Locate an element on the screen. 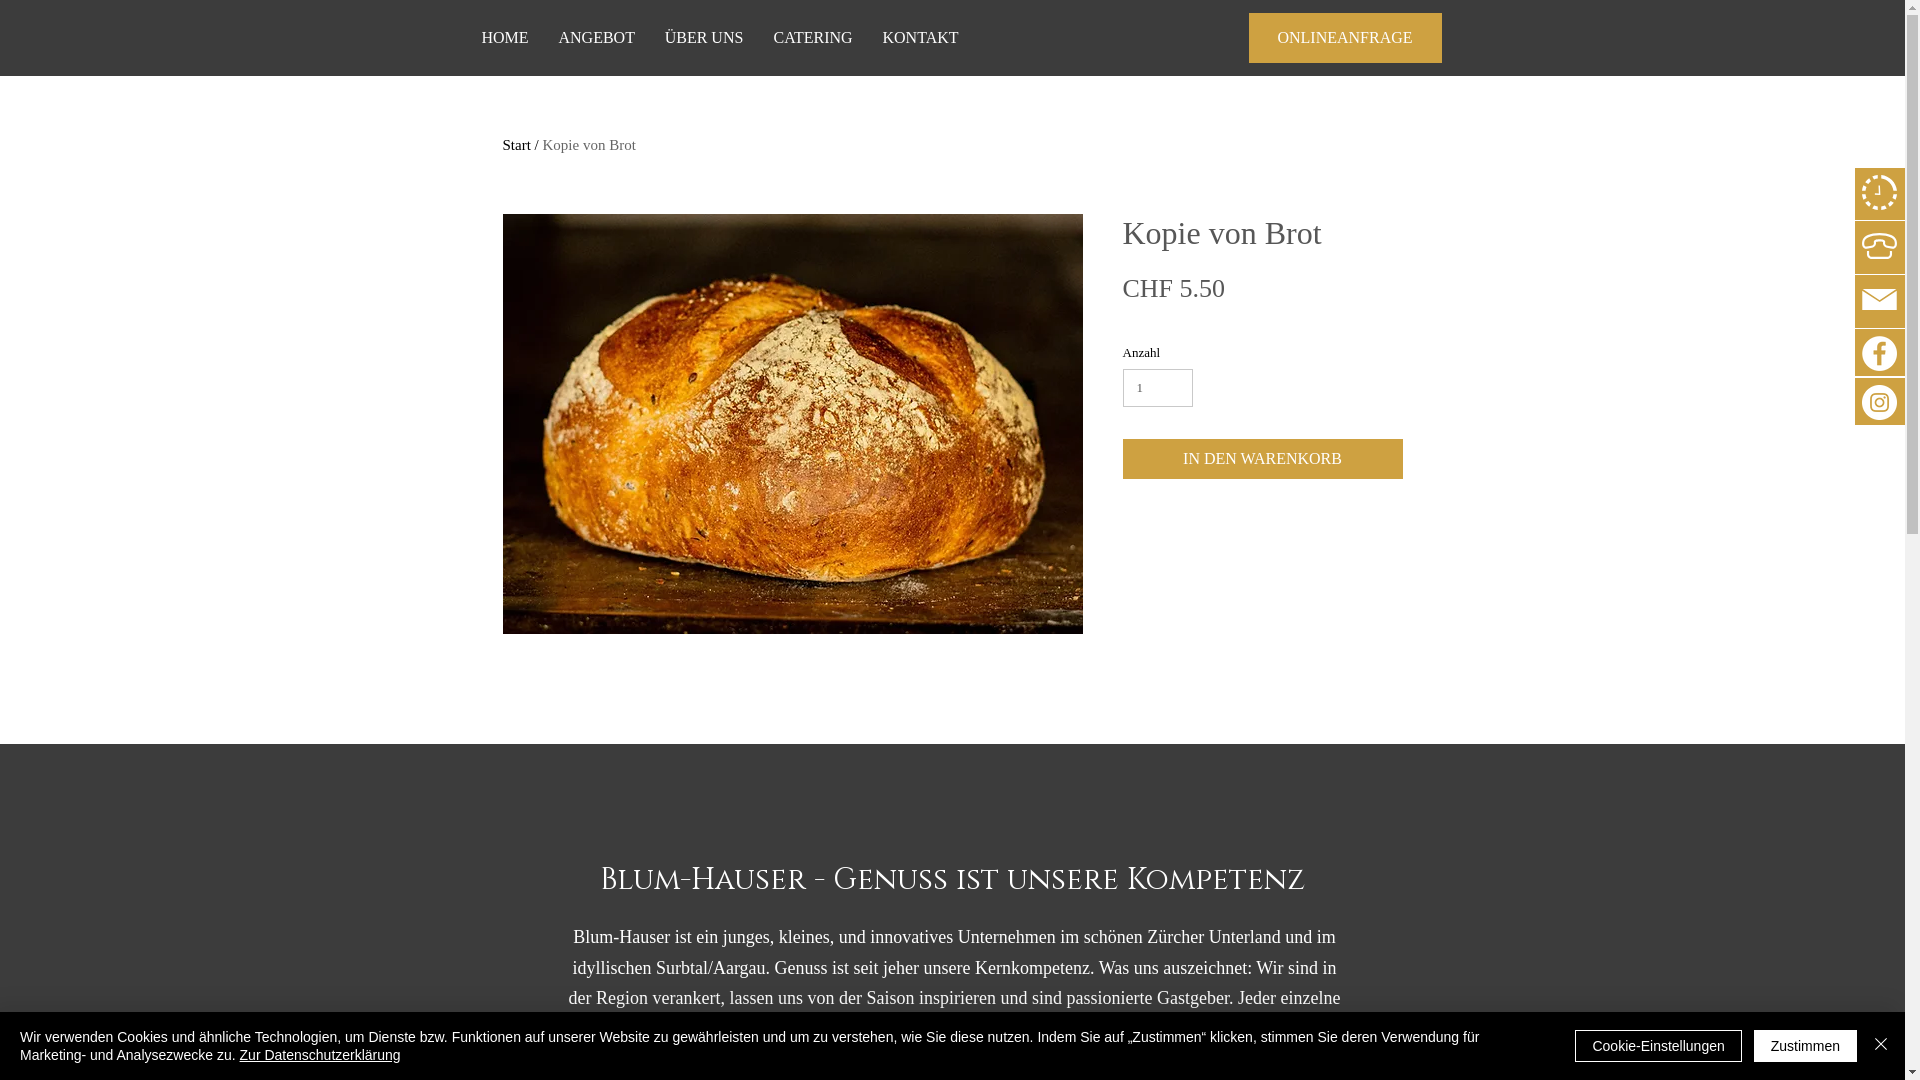 This screenshot has height=1080, width=1920. 'Zustimmen' is located at coordinates (1805, 1044).